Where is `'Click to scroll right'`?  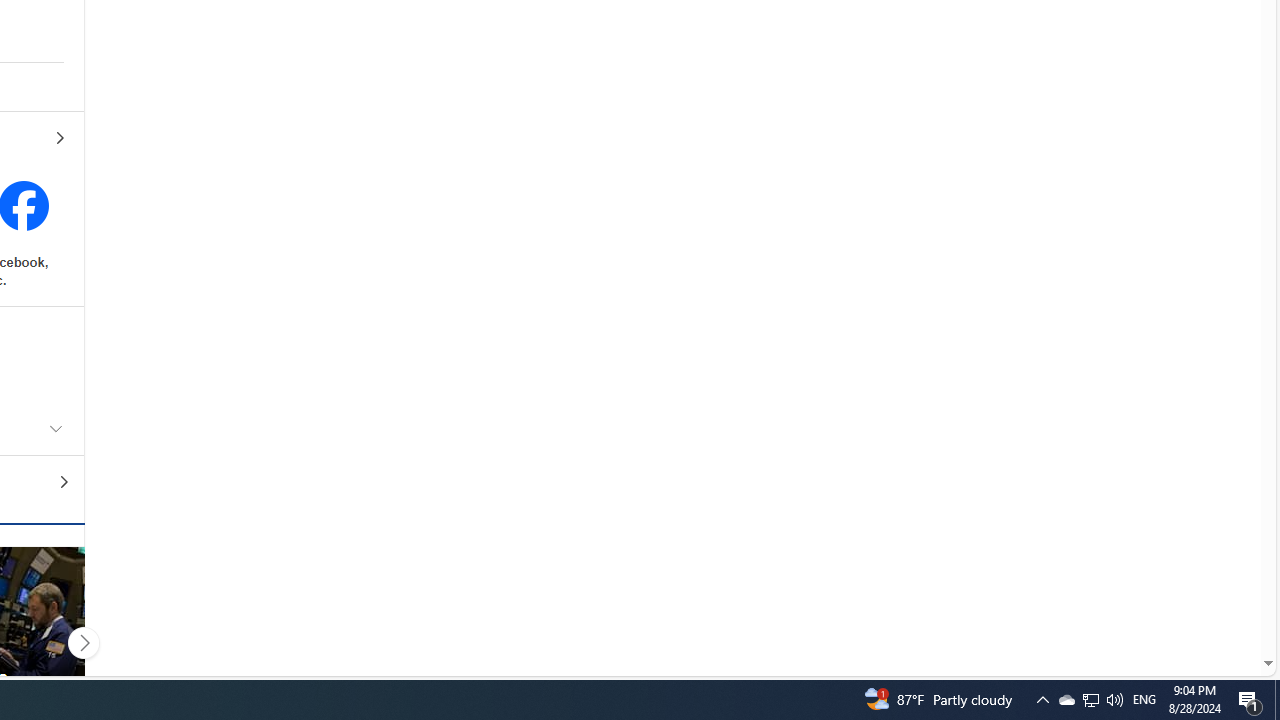
'Click to scroll right' is located at coordinates (82, 642).